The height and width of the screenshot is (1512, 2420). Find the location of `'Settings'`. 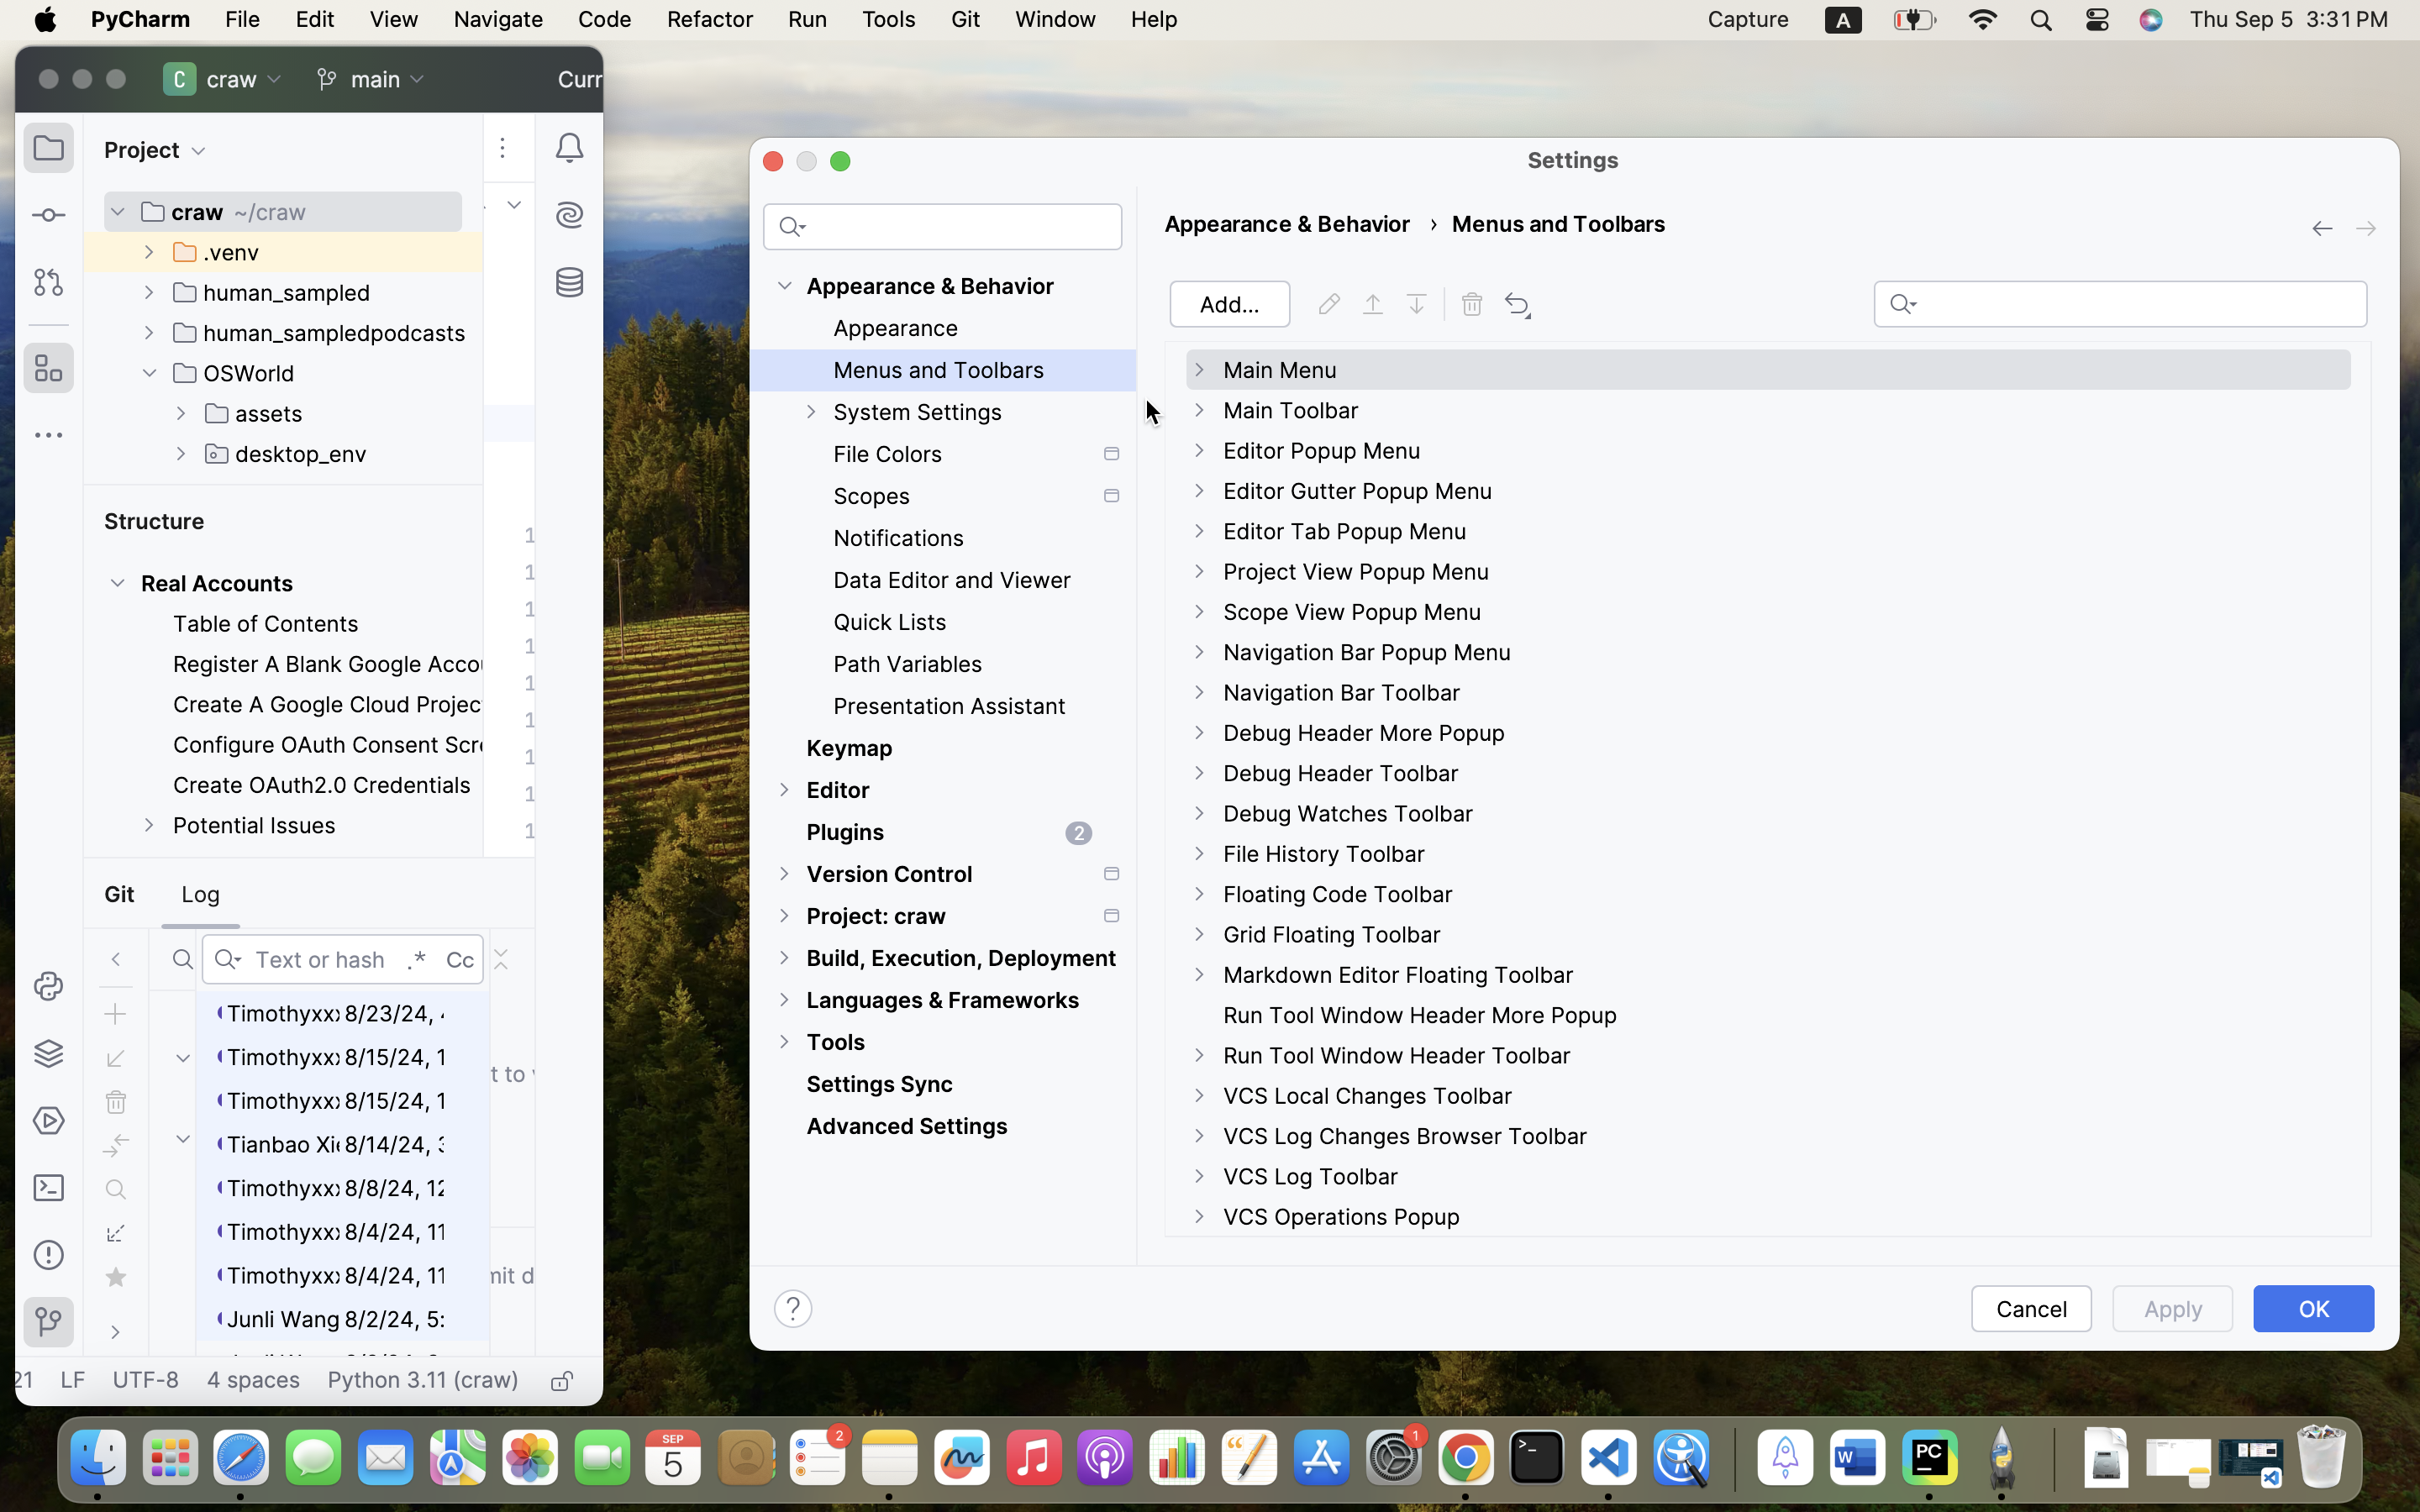

'Settings' is located at coordinates (1573, 160).